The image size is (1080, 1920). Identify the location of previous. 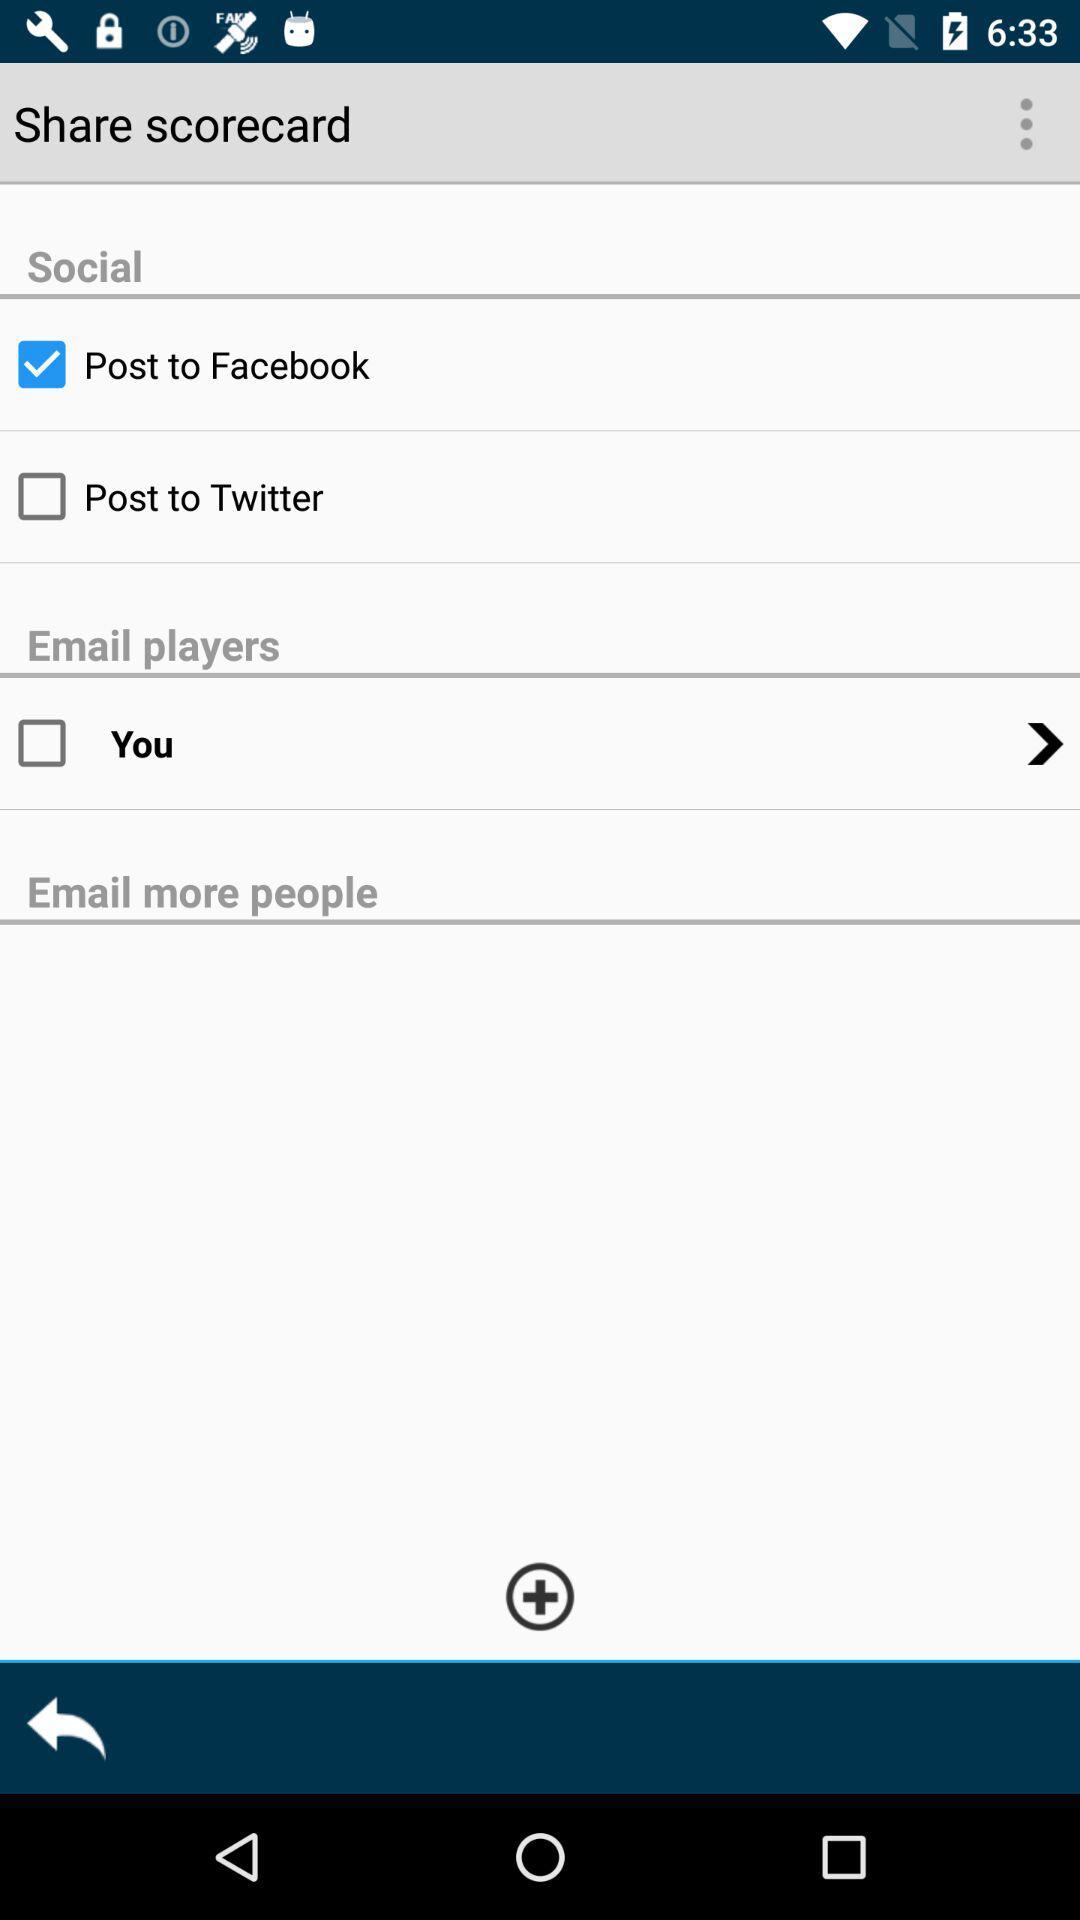
(64, 1727).